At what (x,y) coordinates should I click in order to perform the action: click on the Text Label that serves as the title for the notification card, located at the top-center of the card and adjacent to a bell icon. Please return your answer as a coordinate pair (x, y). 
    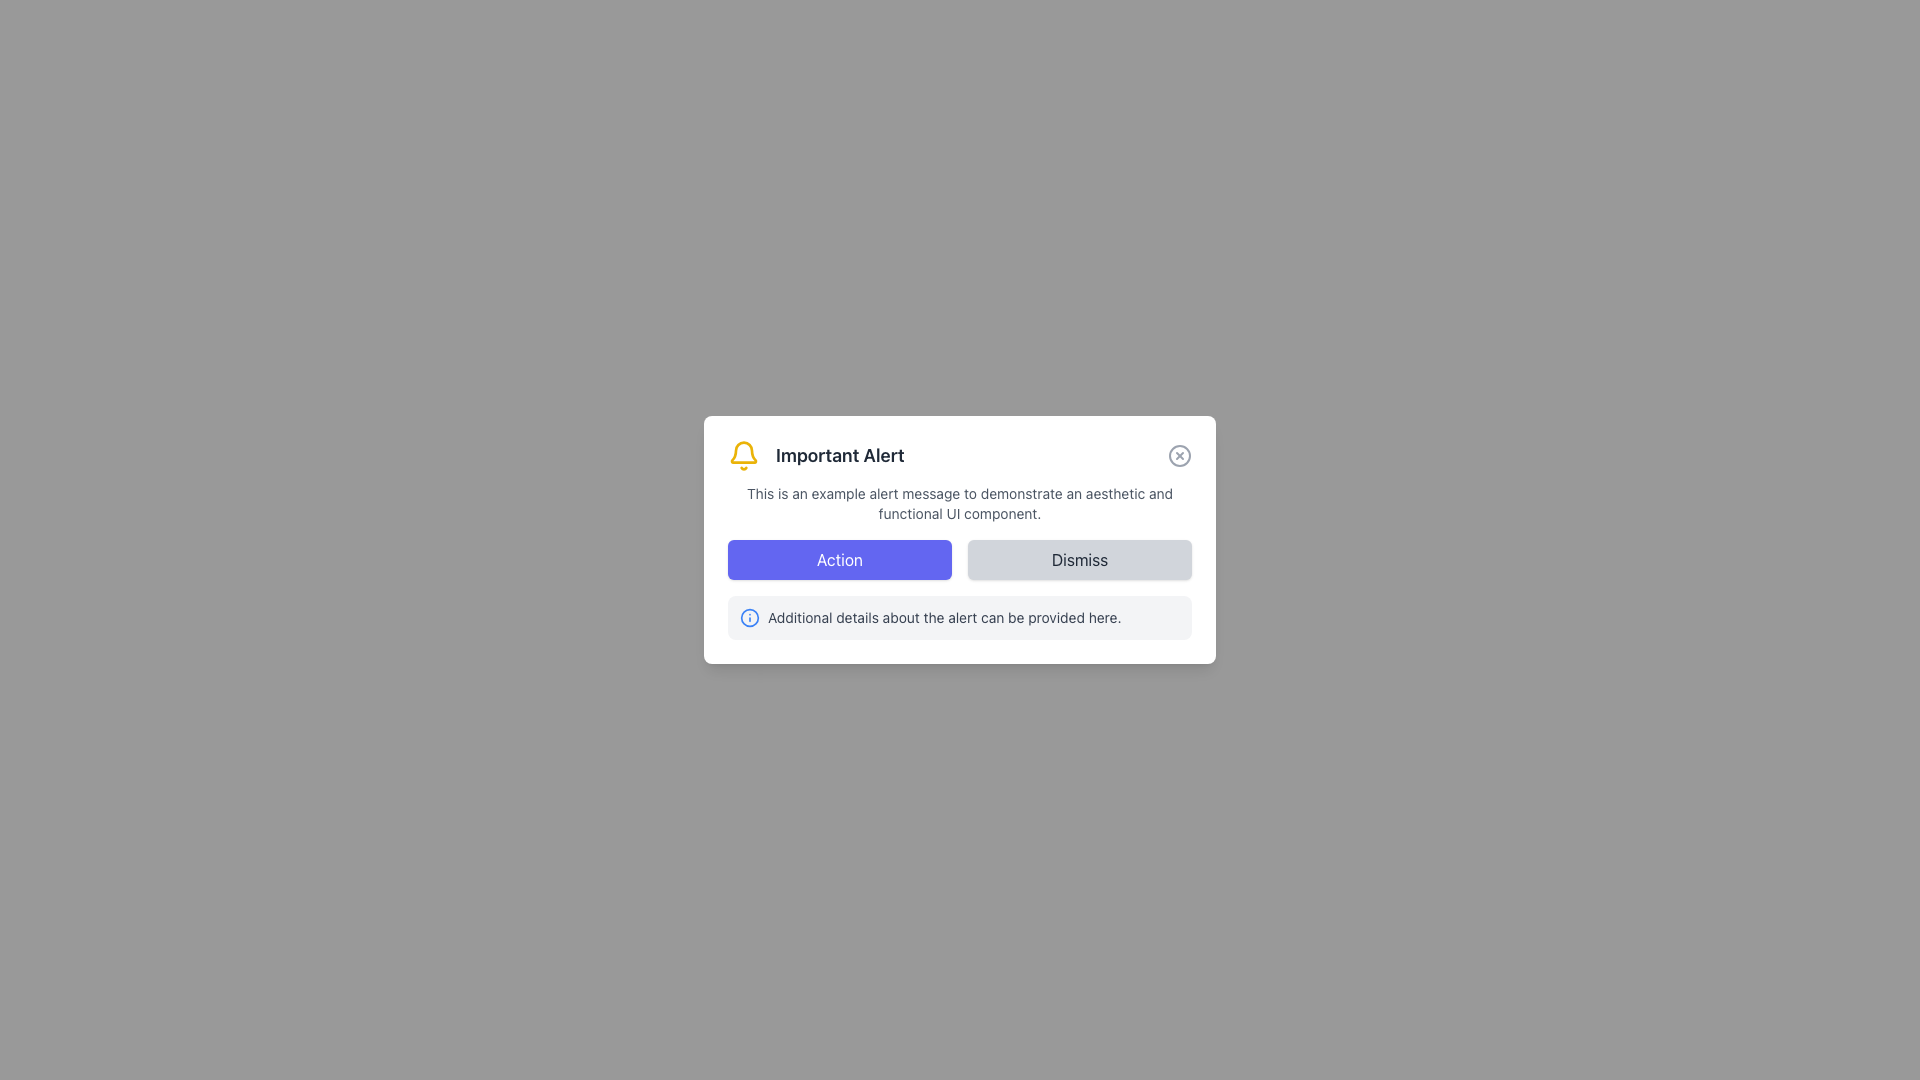
    Looking at the image, I should click on (816, 455).